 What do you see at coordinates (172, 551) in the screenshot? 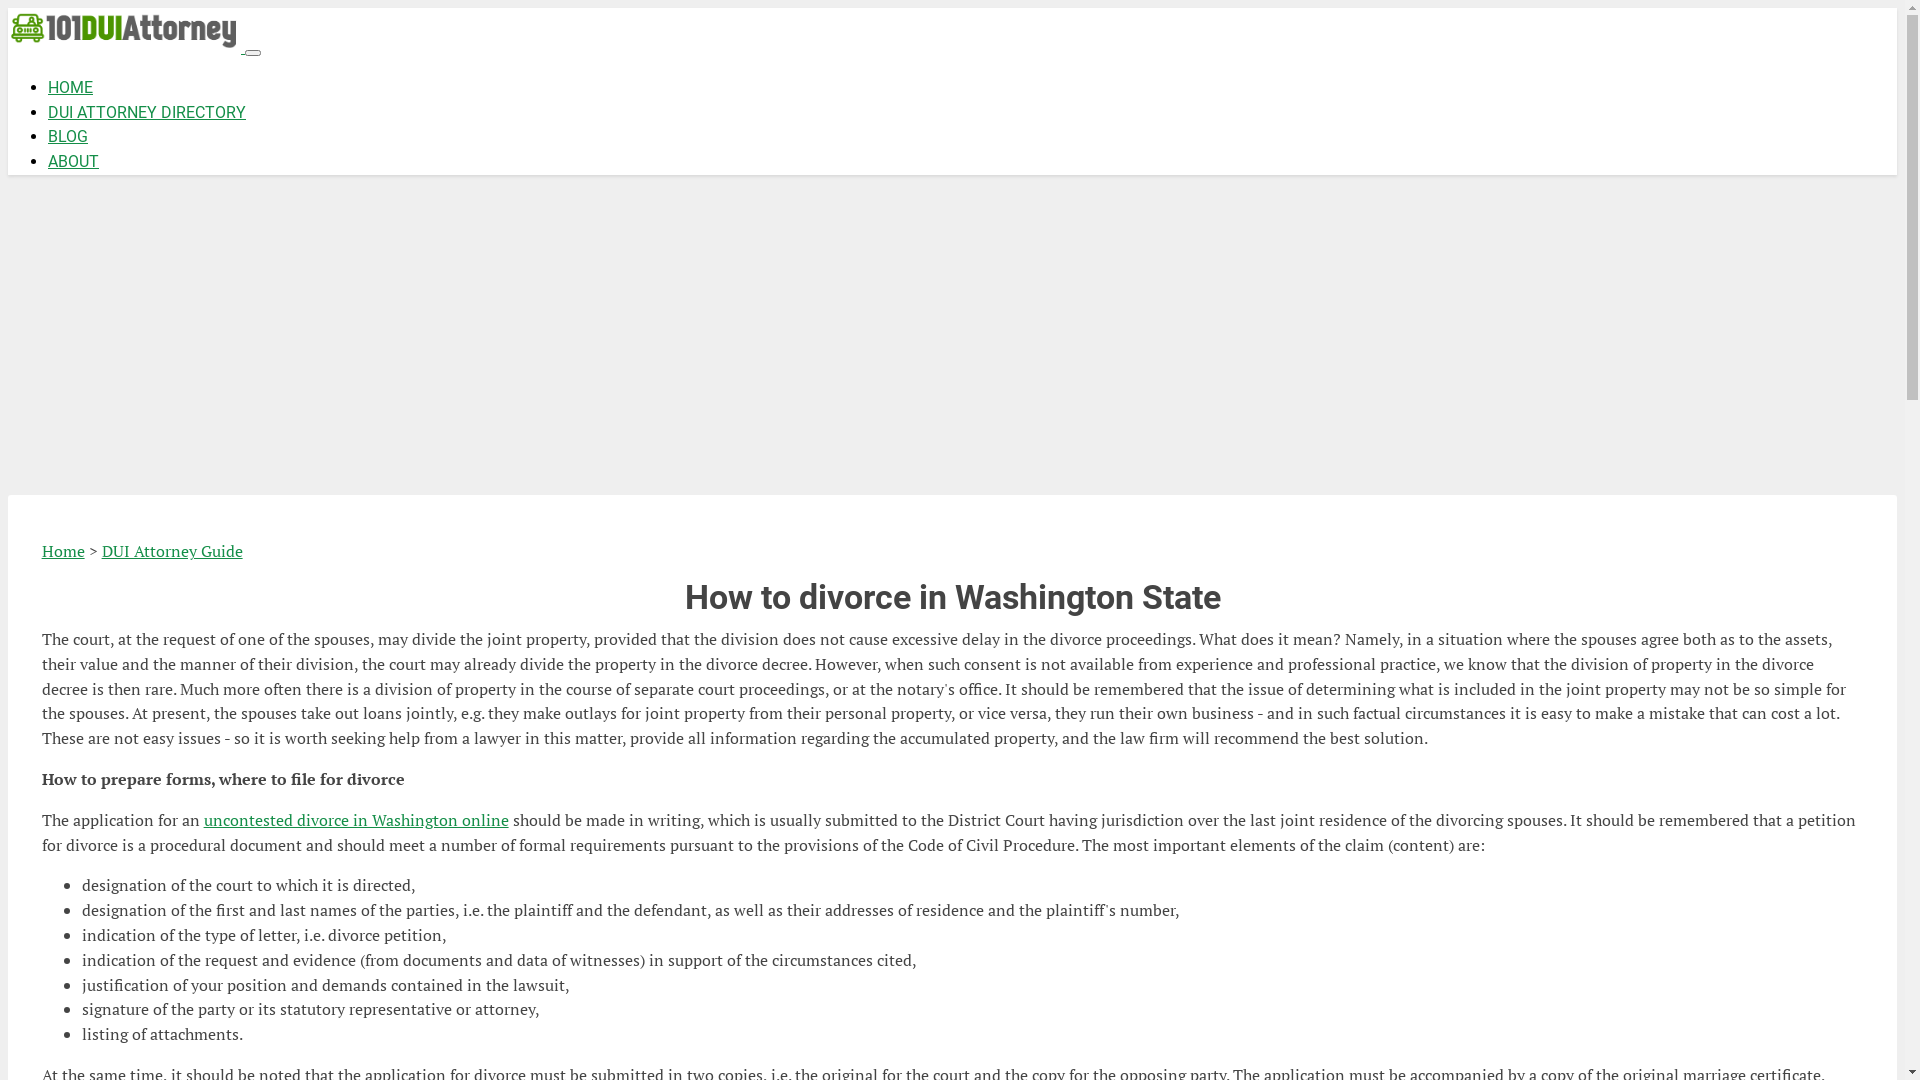
I see `'DUI Attorney Guide'` at bounding box center [172, 551].